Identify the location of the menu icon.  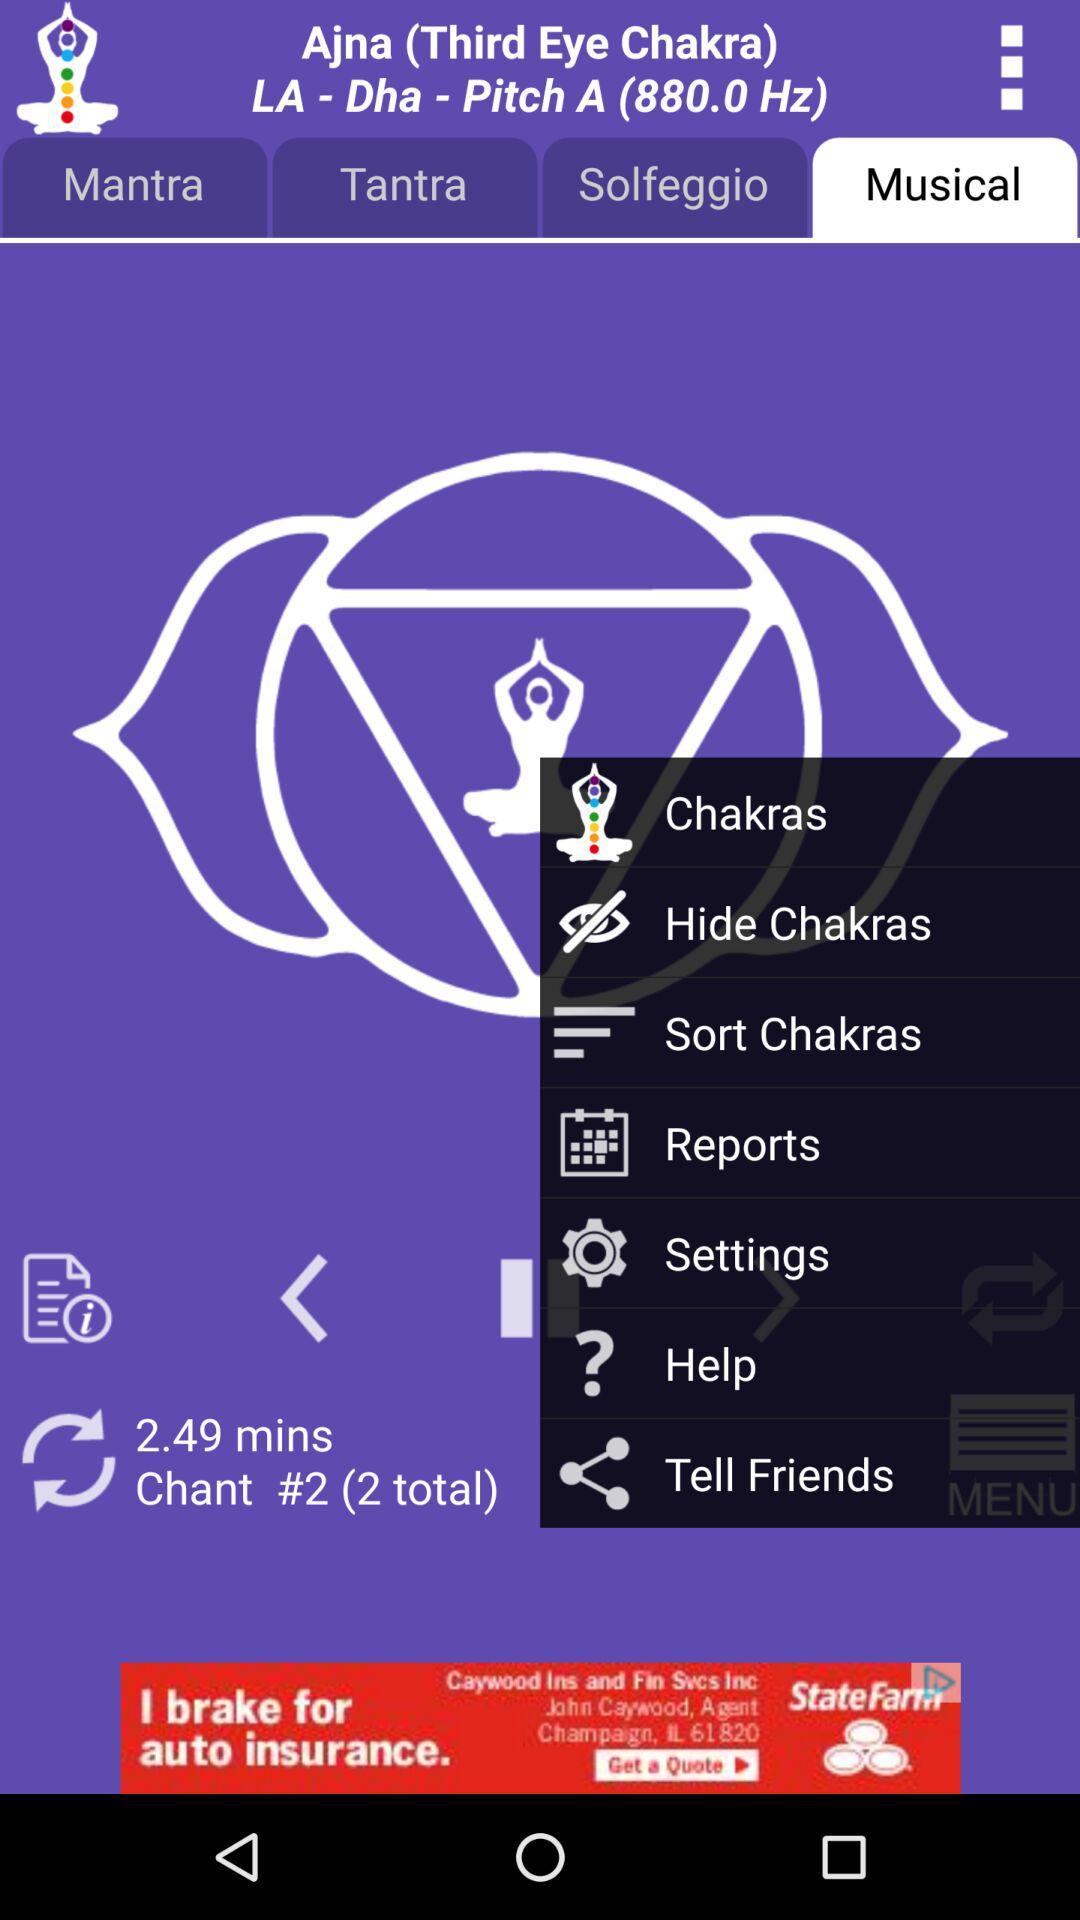
(1012, 1561).